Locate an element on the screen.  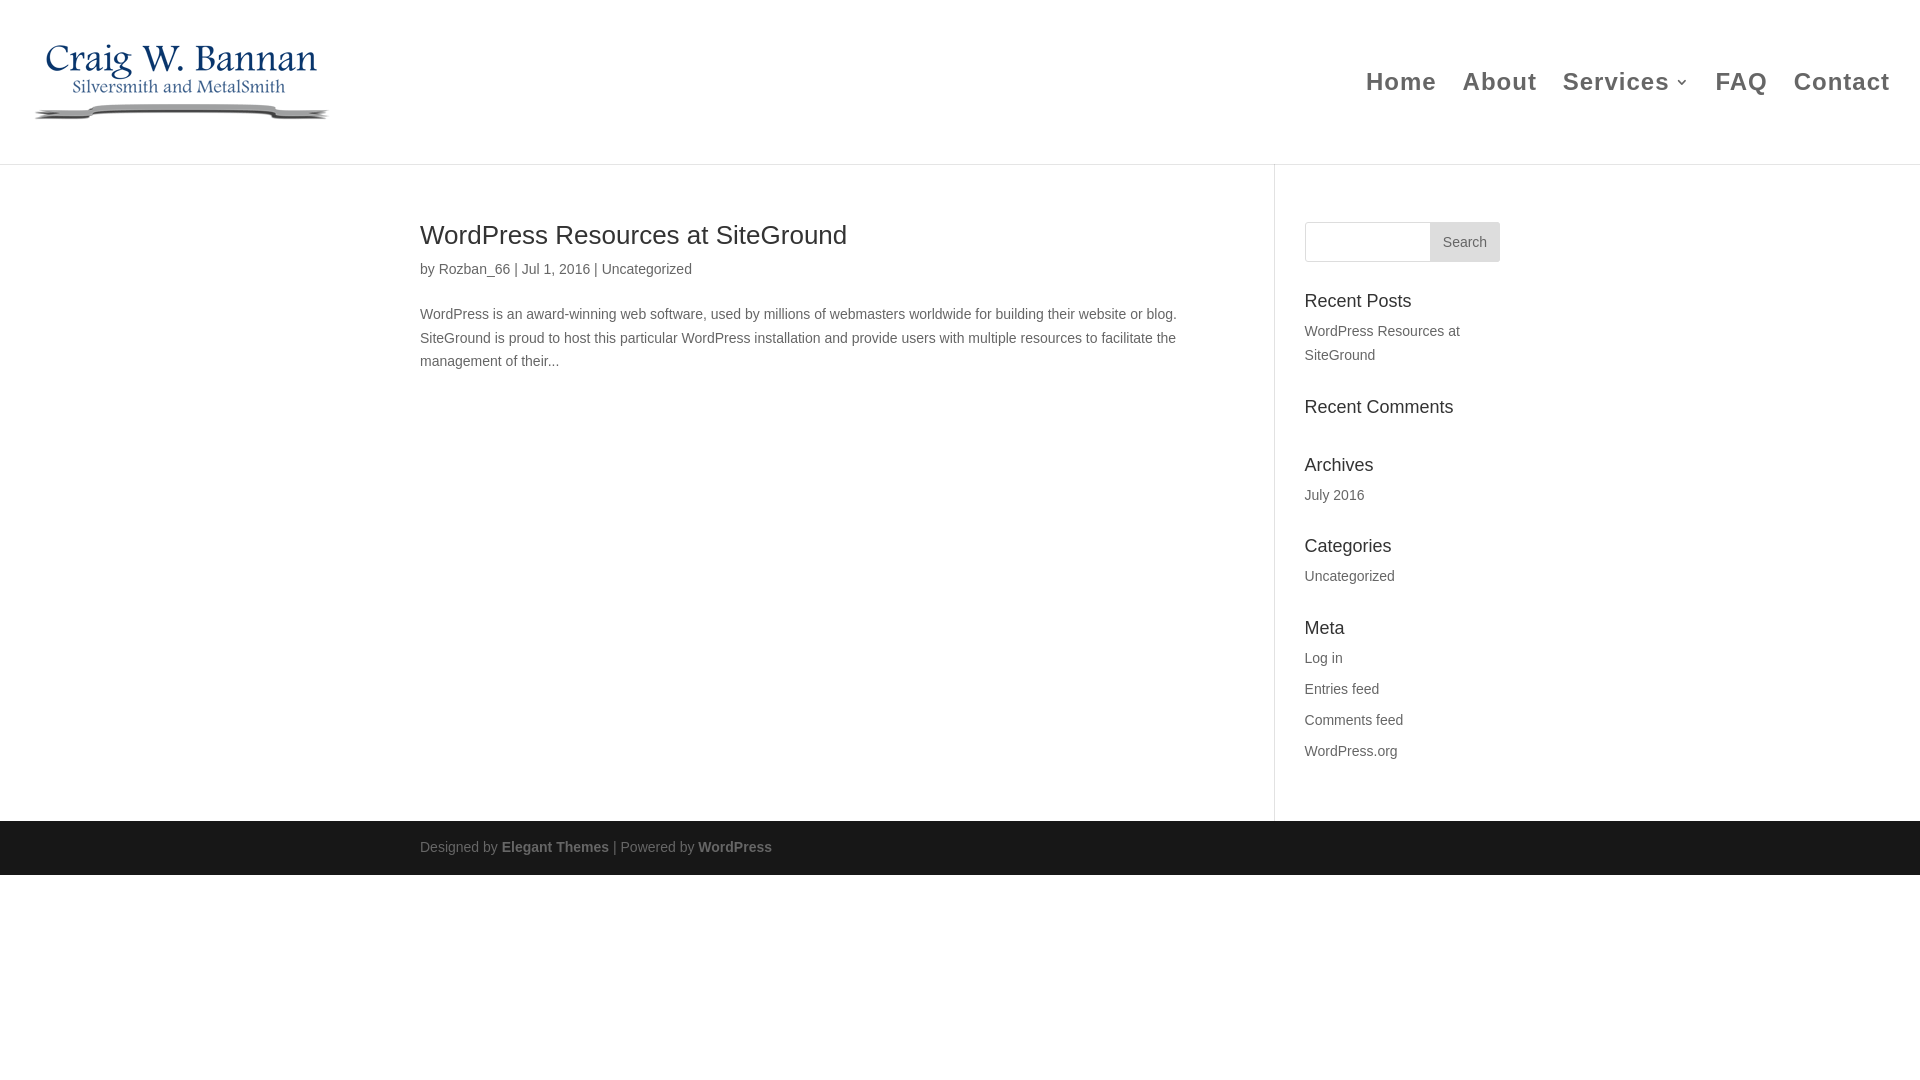
'Log in' is located at coordinates (1324, 658).